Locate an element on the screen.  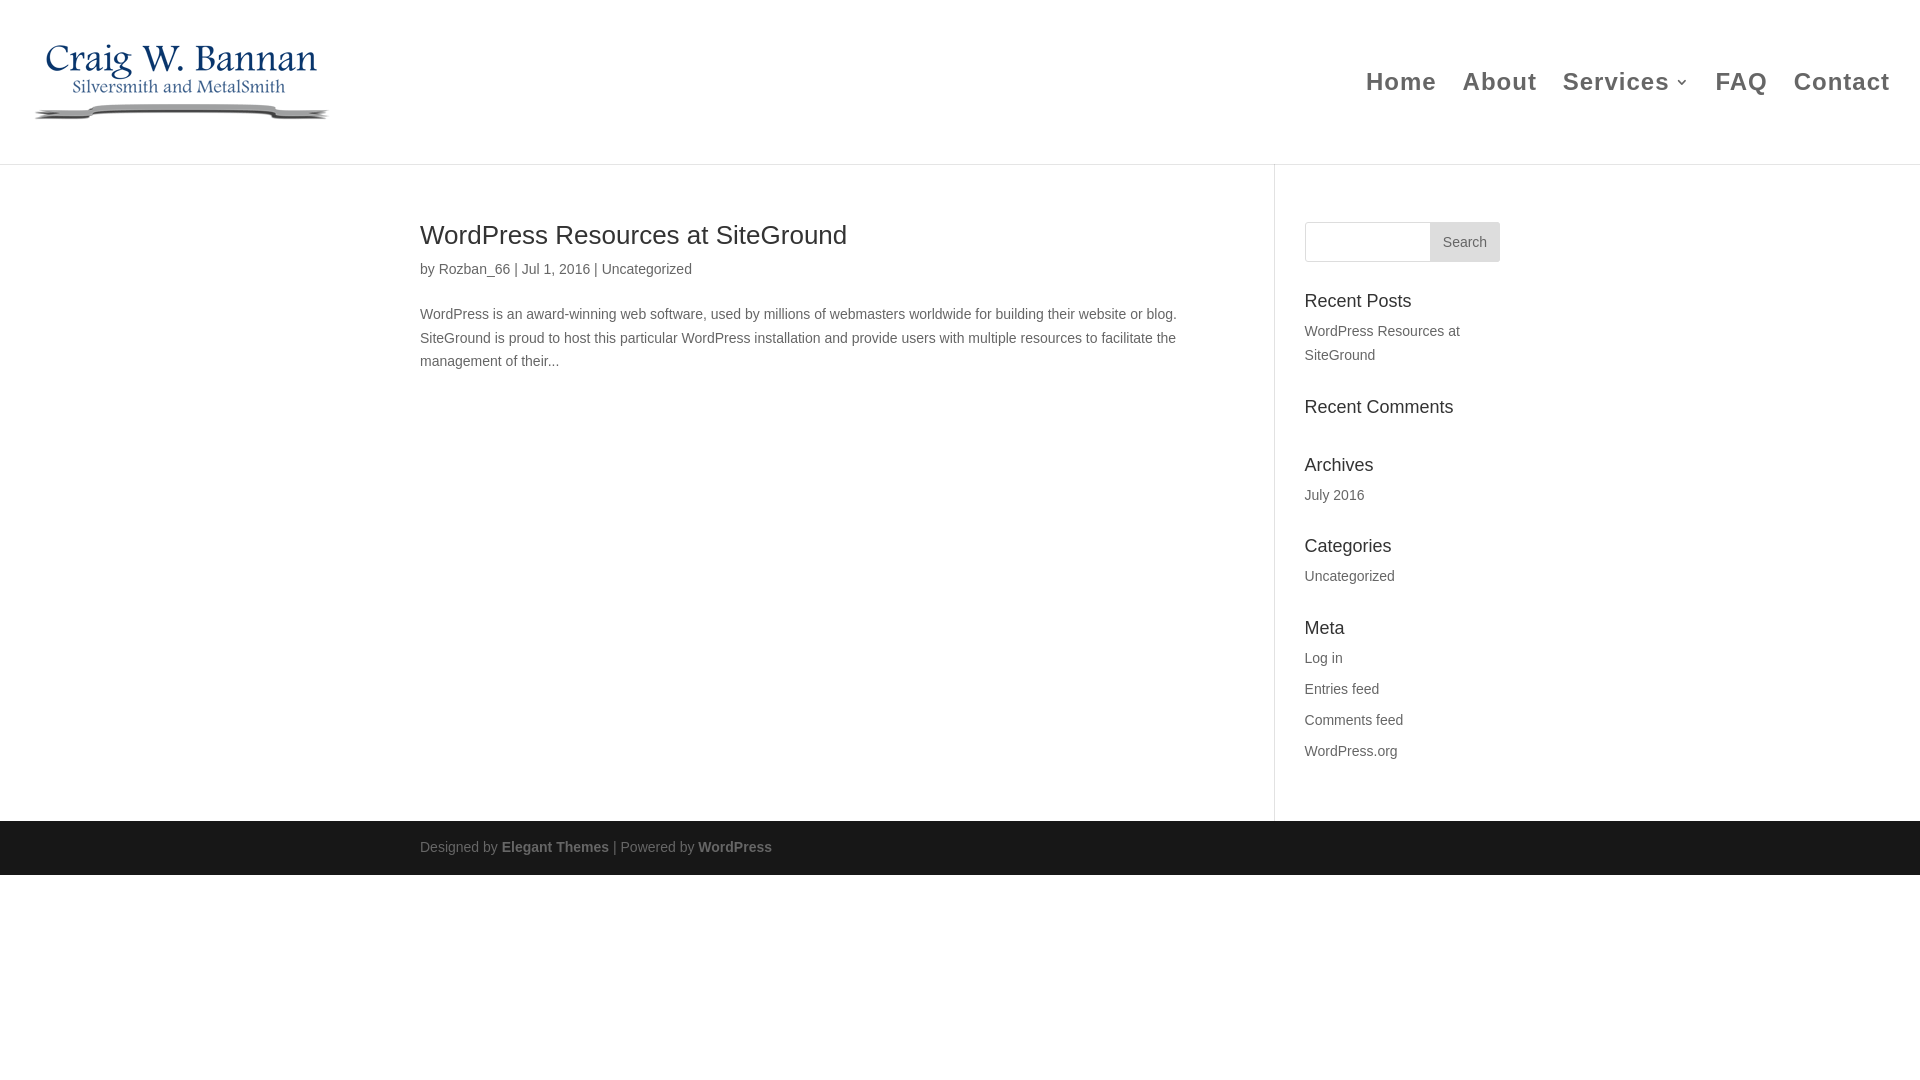
'Log in' is located at coordinates (1324, 658).